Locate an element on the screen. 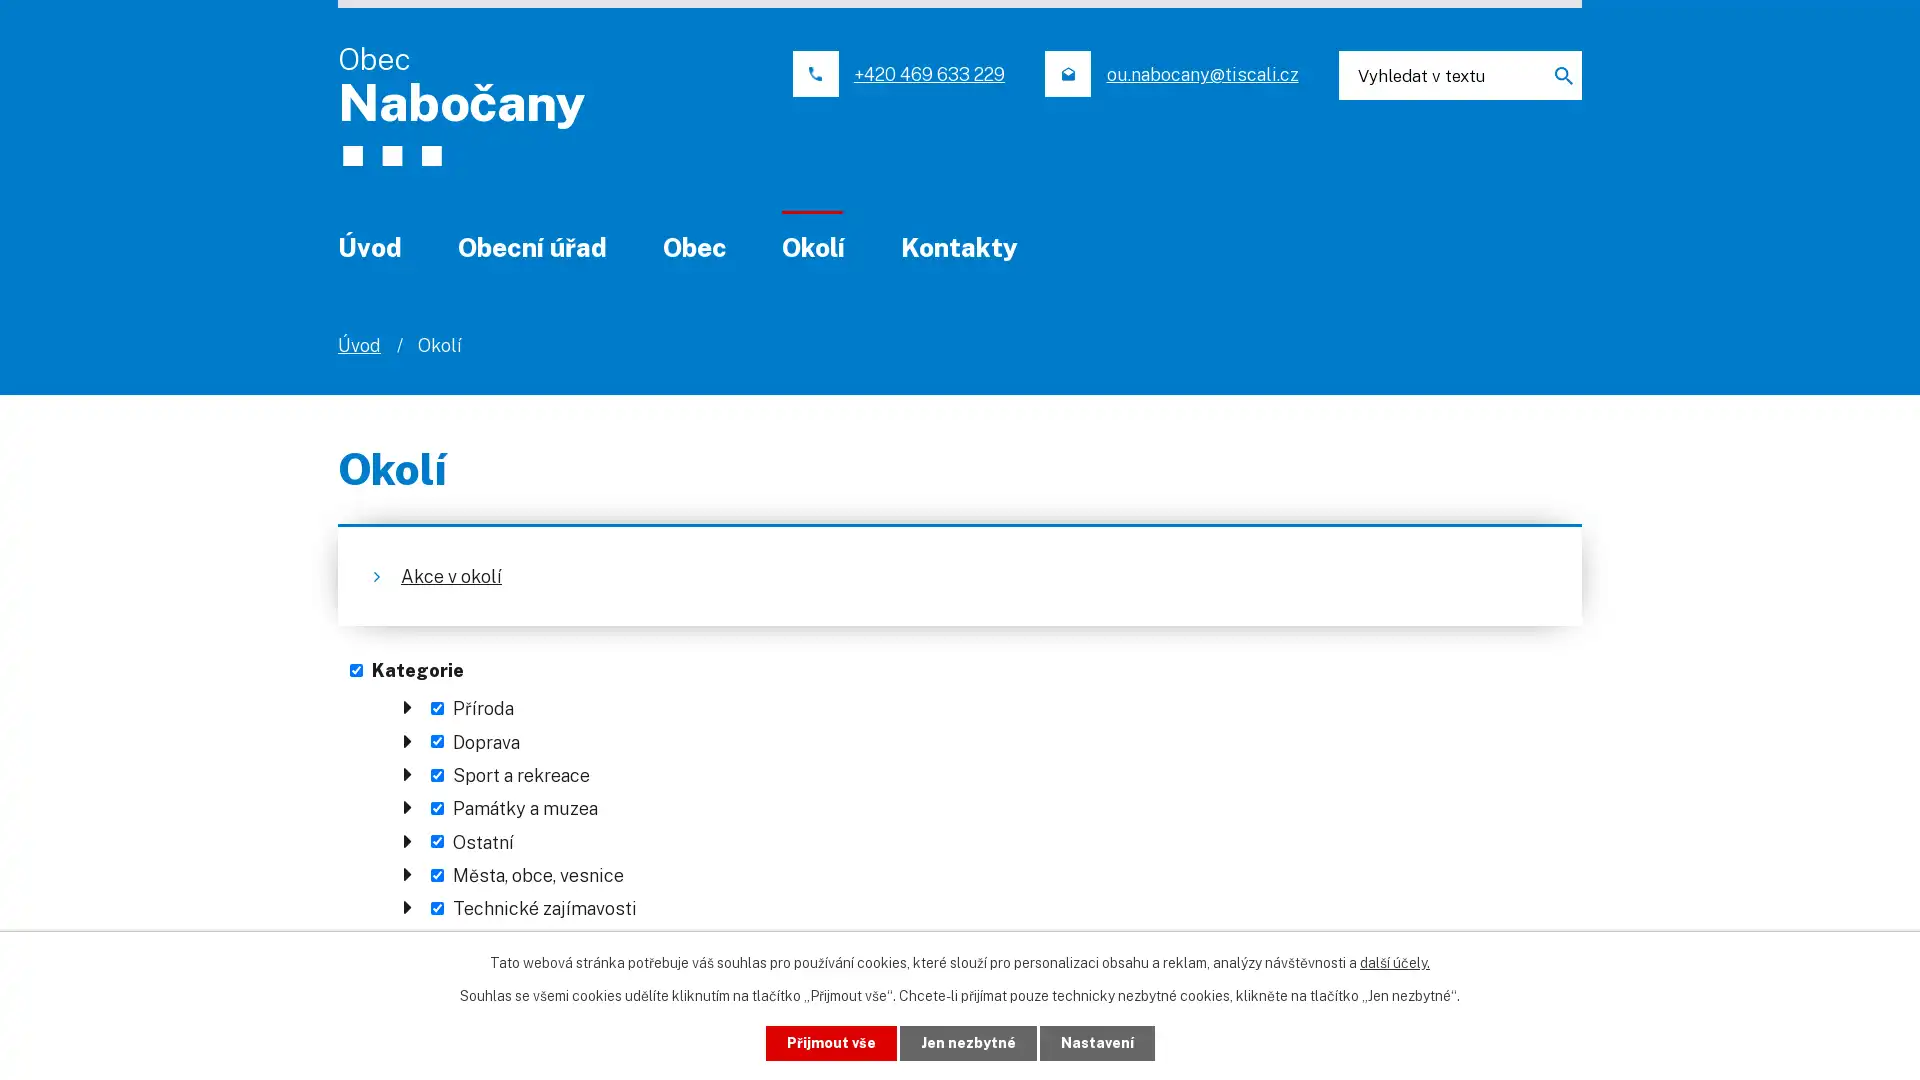 The image size is (1920, 1080). Hledat is located at coordinates (1554, 74).